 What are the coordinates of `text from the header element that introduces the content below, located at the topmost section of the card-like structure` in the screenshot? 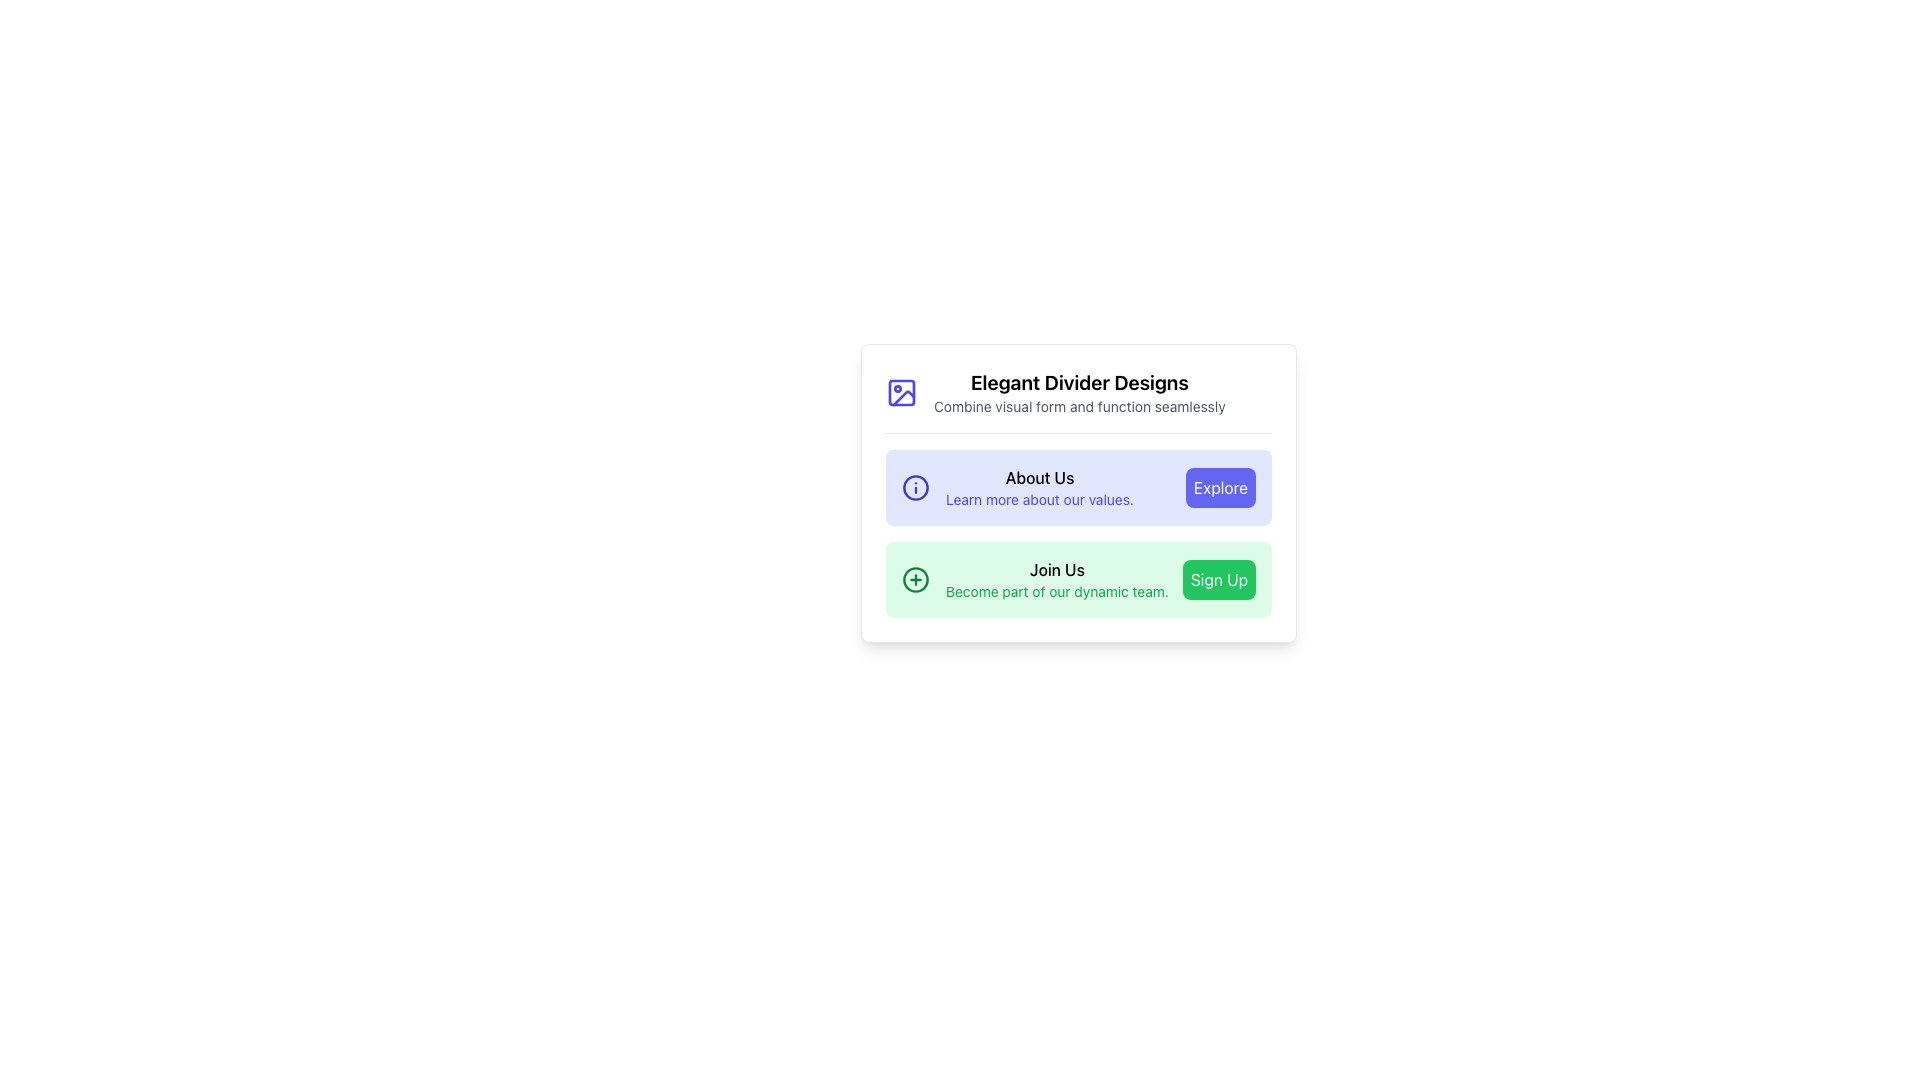 It's located at (1078, 393).